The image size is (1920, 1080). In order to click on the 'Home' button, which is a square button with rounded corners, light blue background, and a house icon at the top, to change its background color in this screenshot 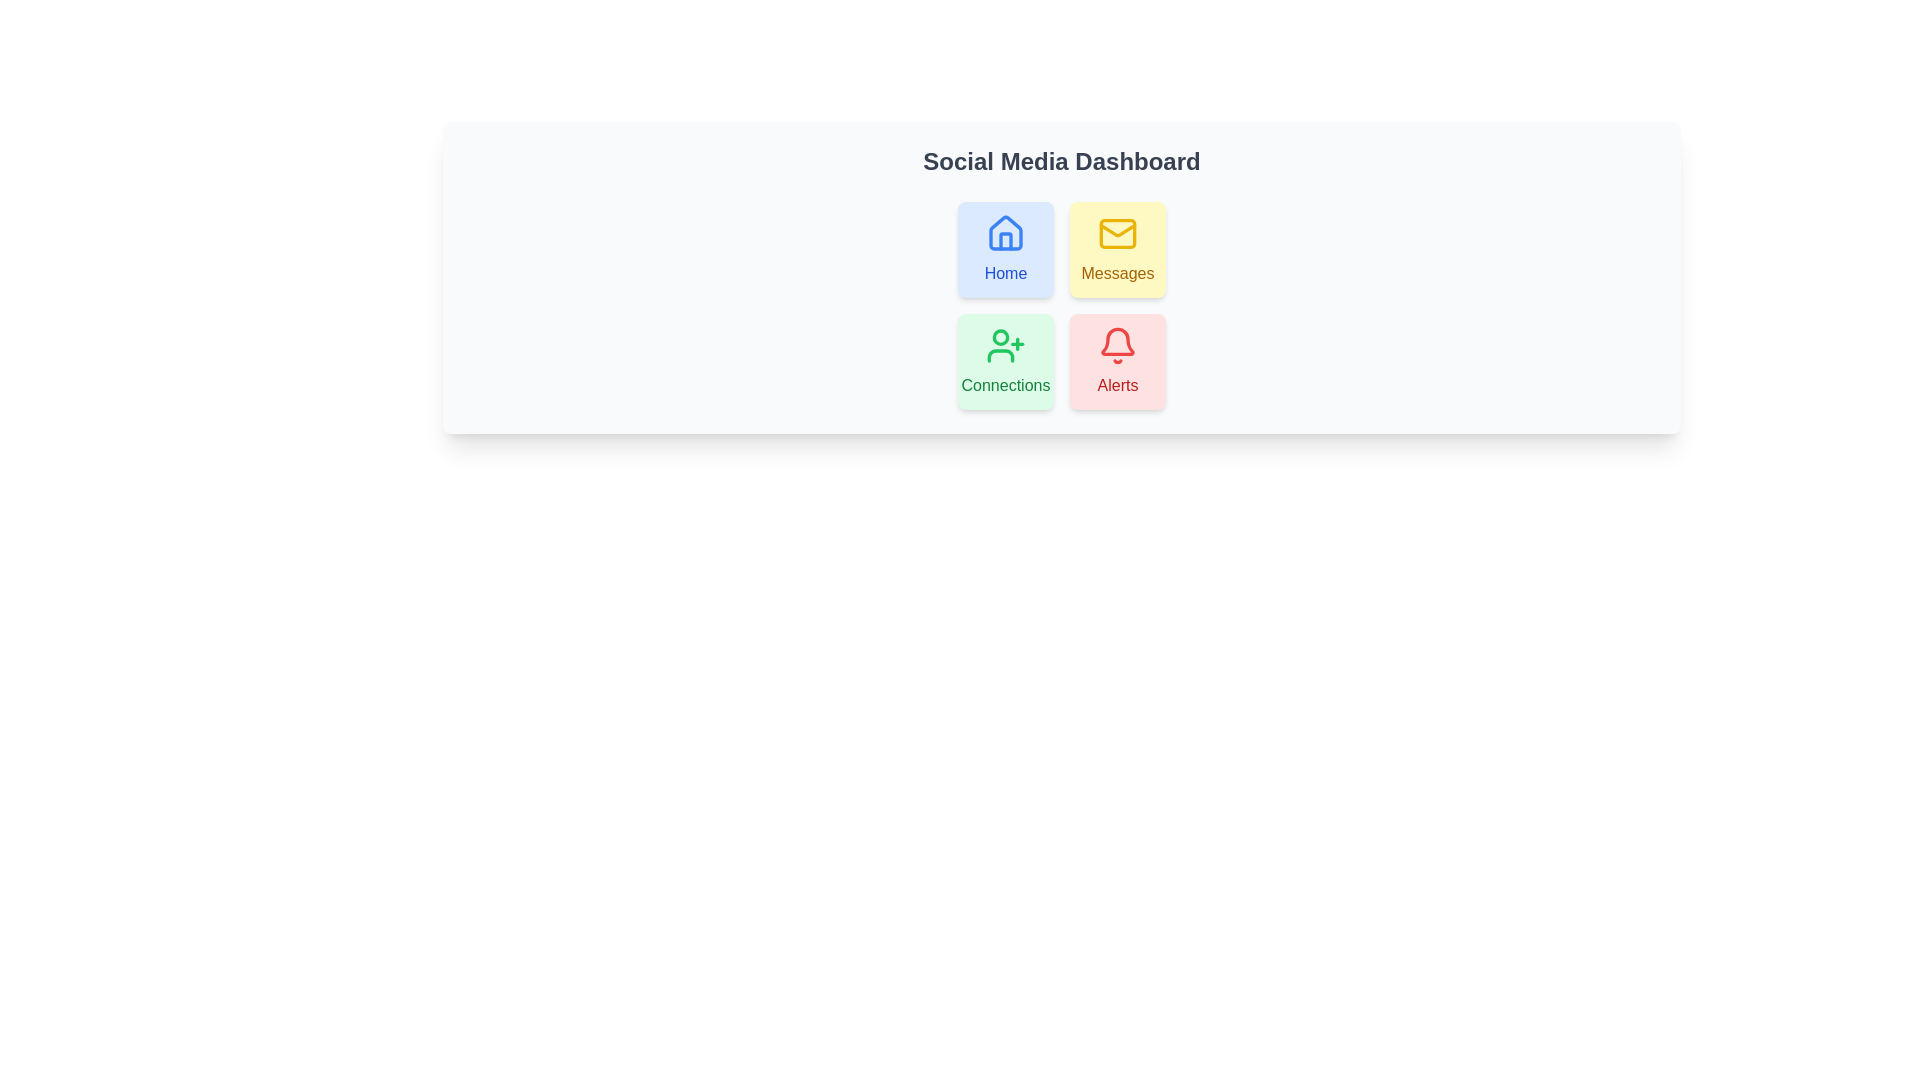, I will do `click(1006, 249)`.